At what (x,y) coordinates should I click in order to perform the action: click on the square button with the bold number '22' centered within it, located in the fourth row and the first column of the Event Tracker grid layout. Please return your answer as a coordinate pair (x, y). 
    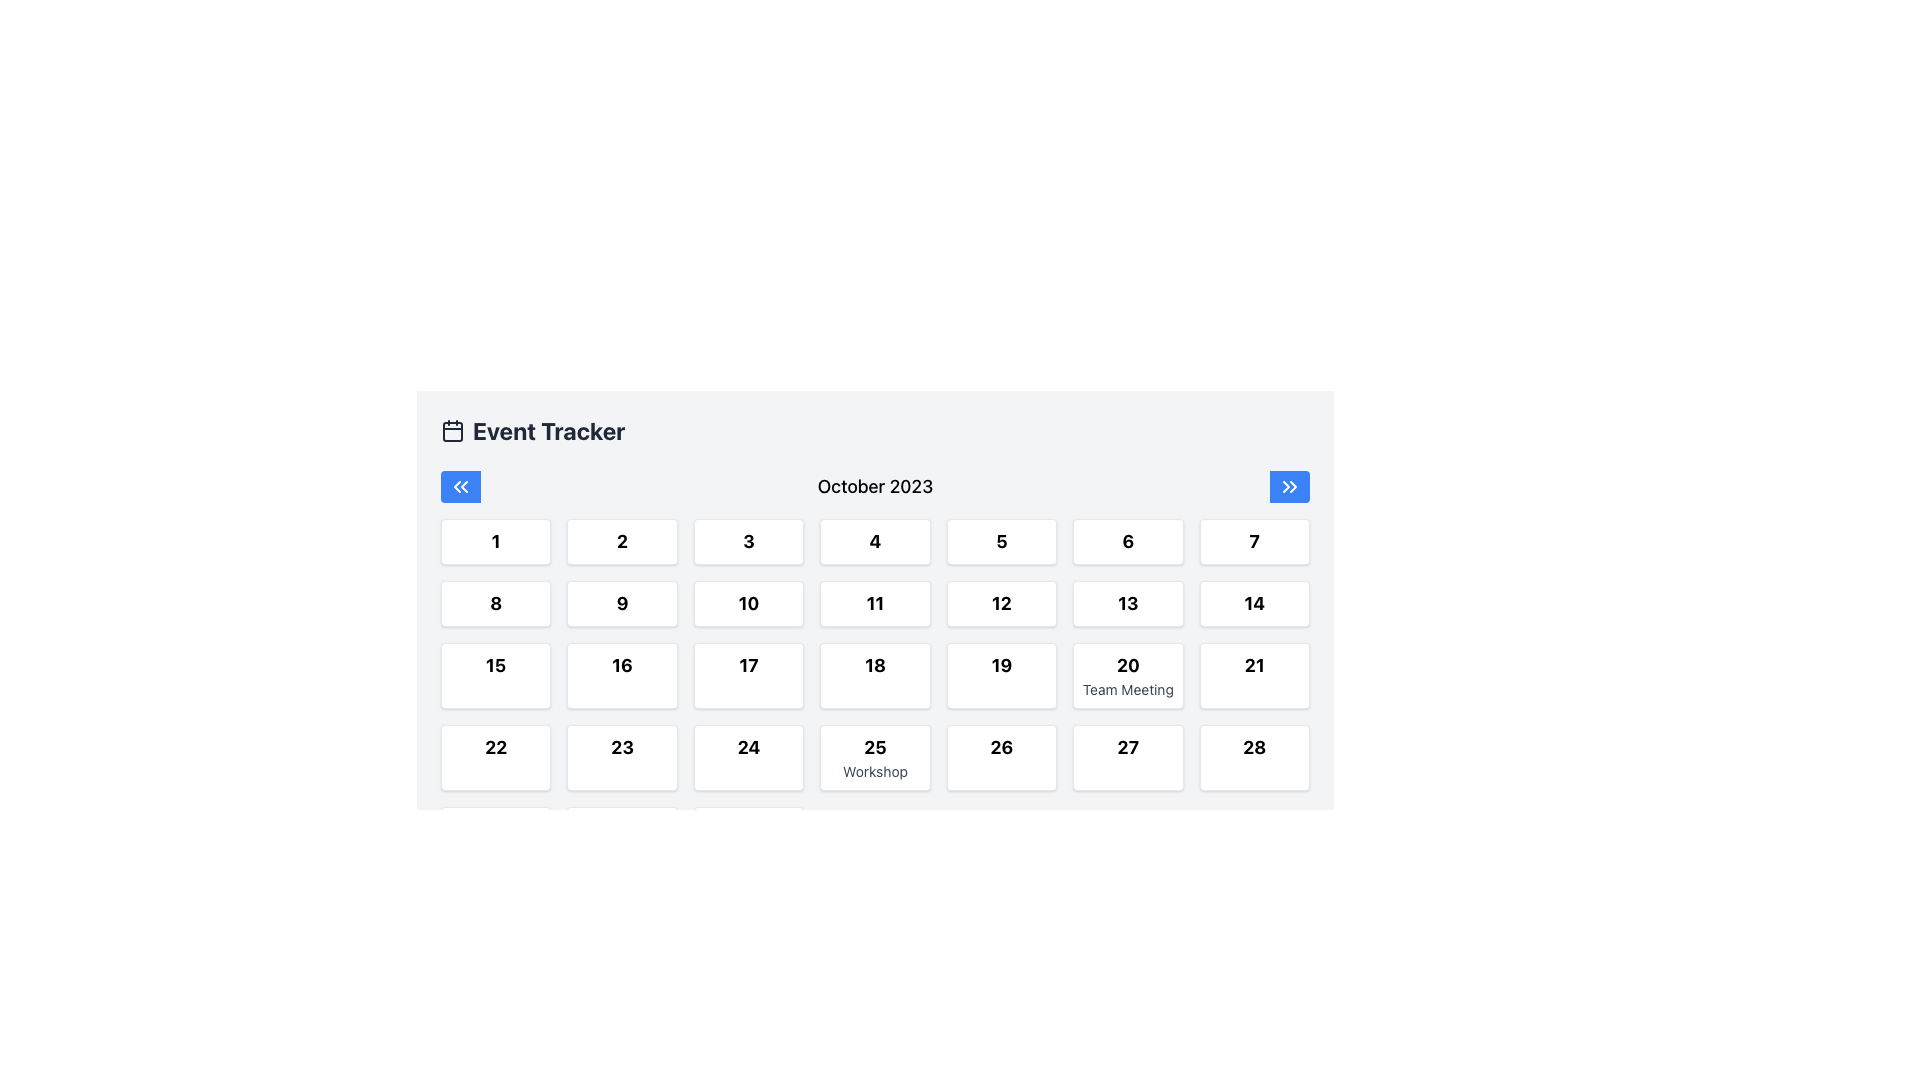
    Looking at the image, I should click on (496, 758).